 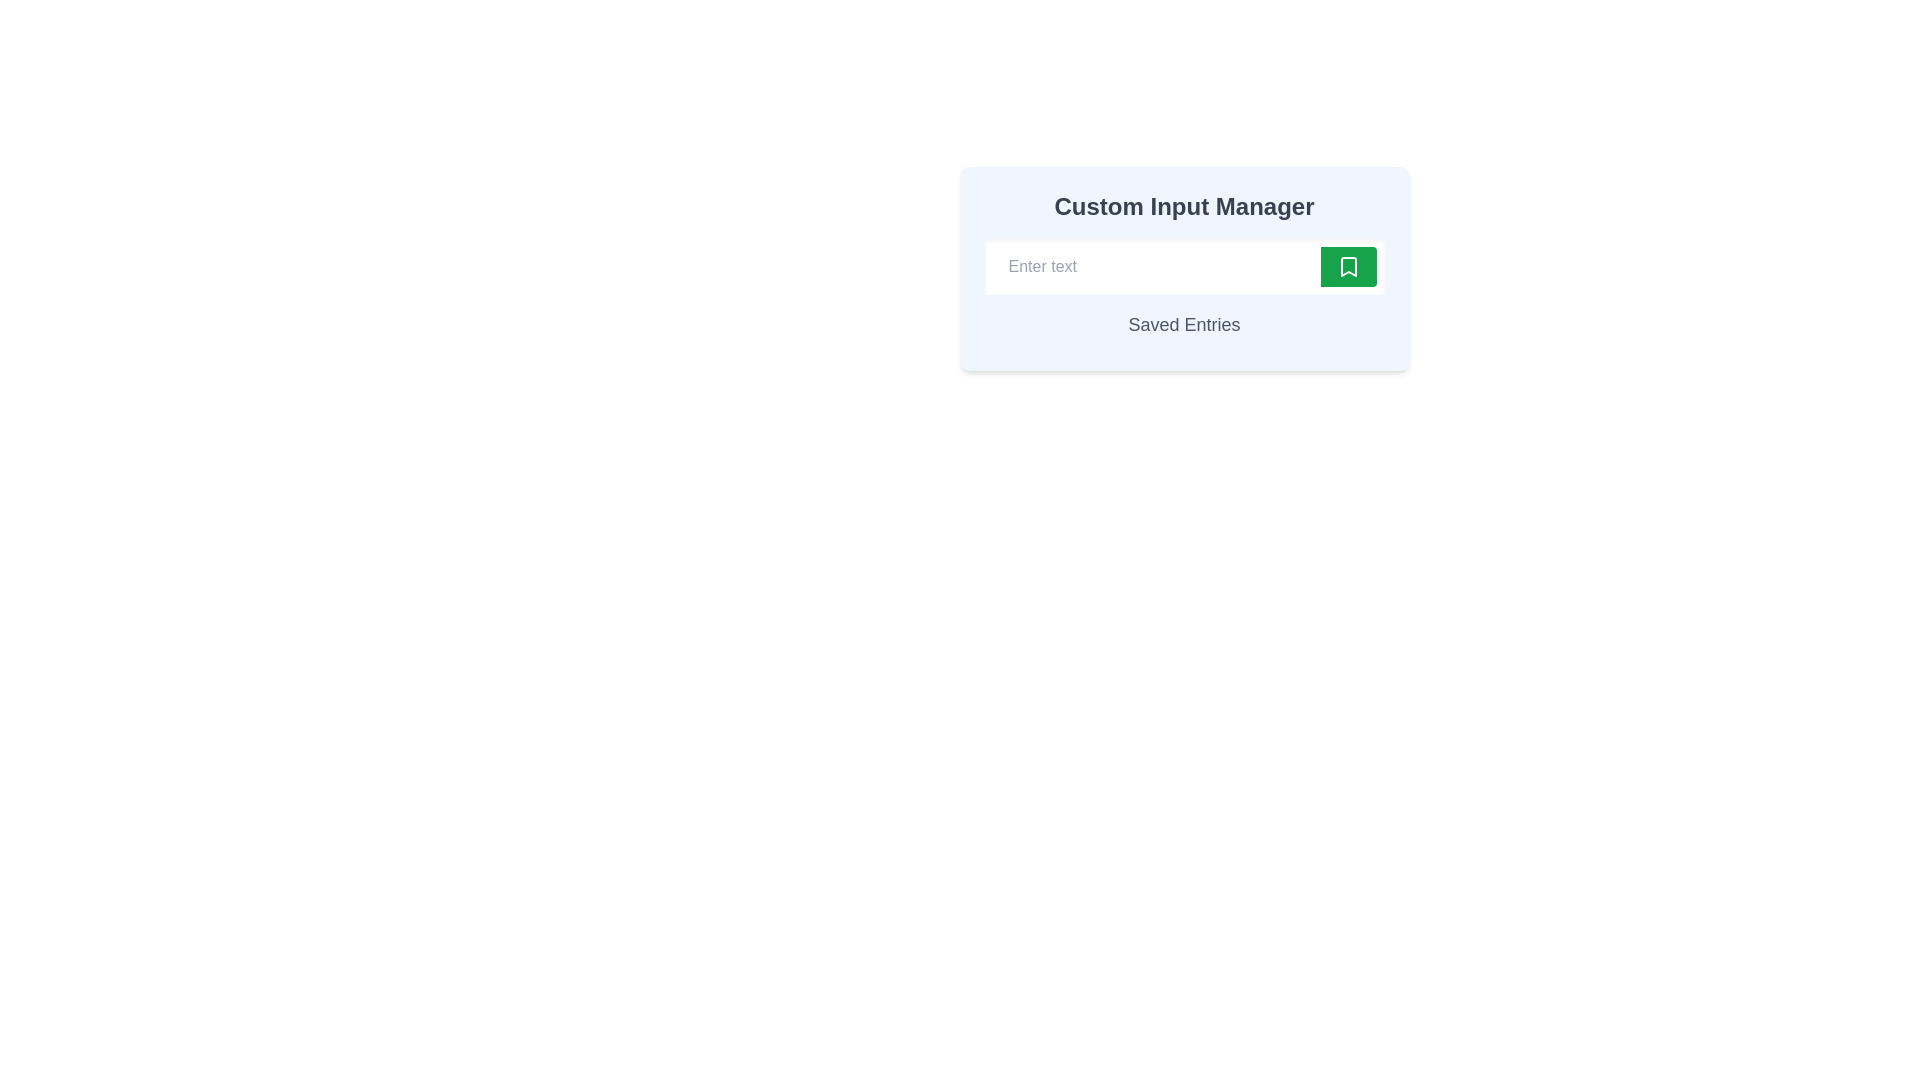 What do you see at coordinates (1184, 268) in the screenshot?
I see `the input field of the 'Custom Input Manager' section to activate it` at bounding box center [1184, 268].